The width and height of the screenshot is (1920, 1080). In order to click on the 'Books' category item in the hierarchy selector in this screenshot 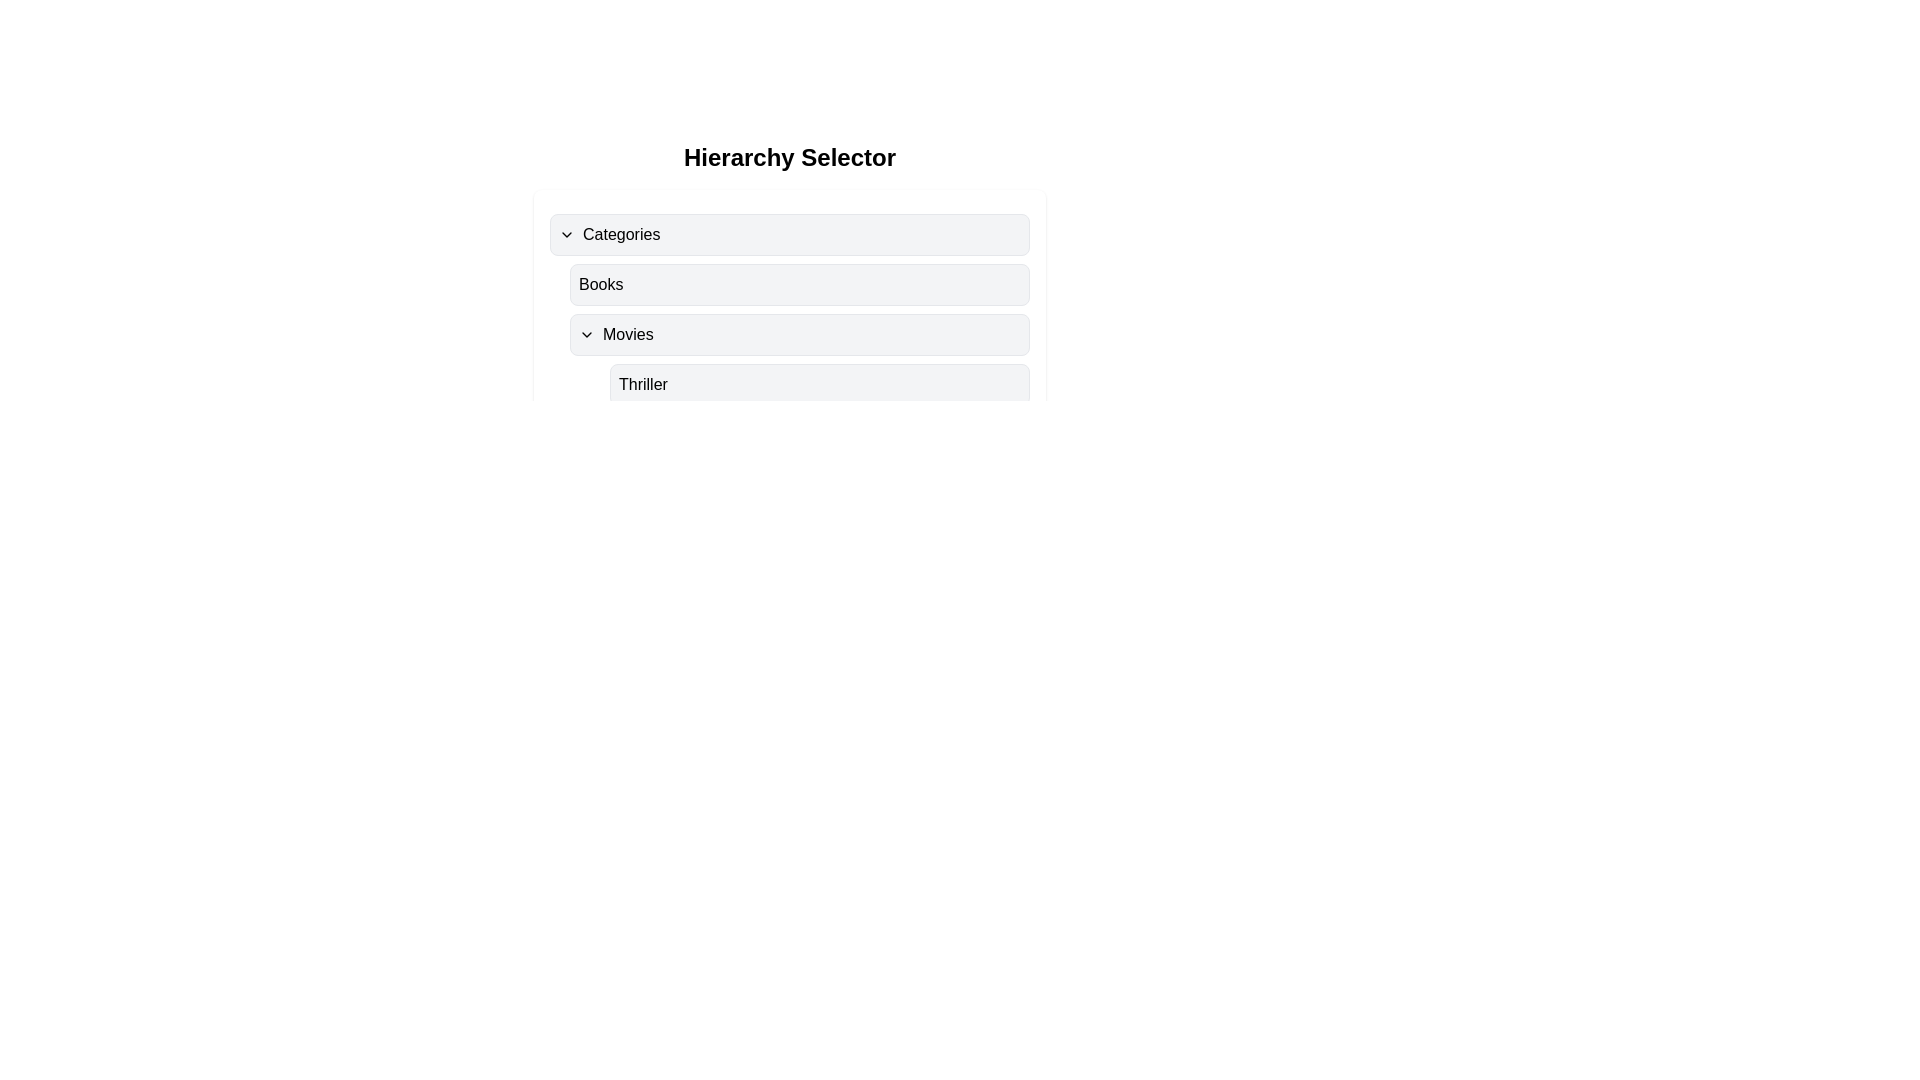, I will do `click(789, 309)`.